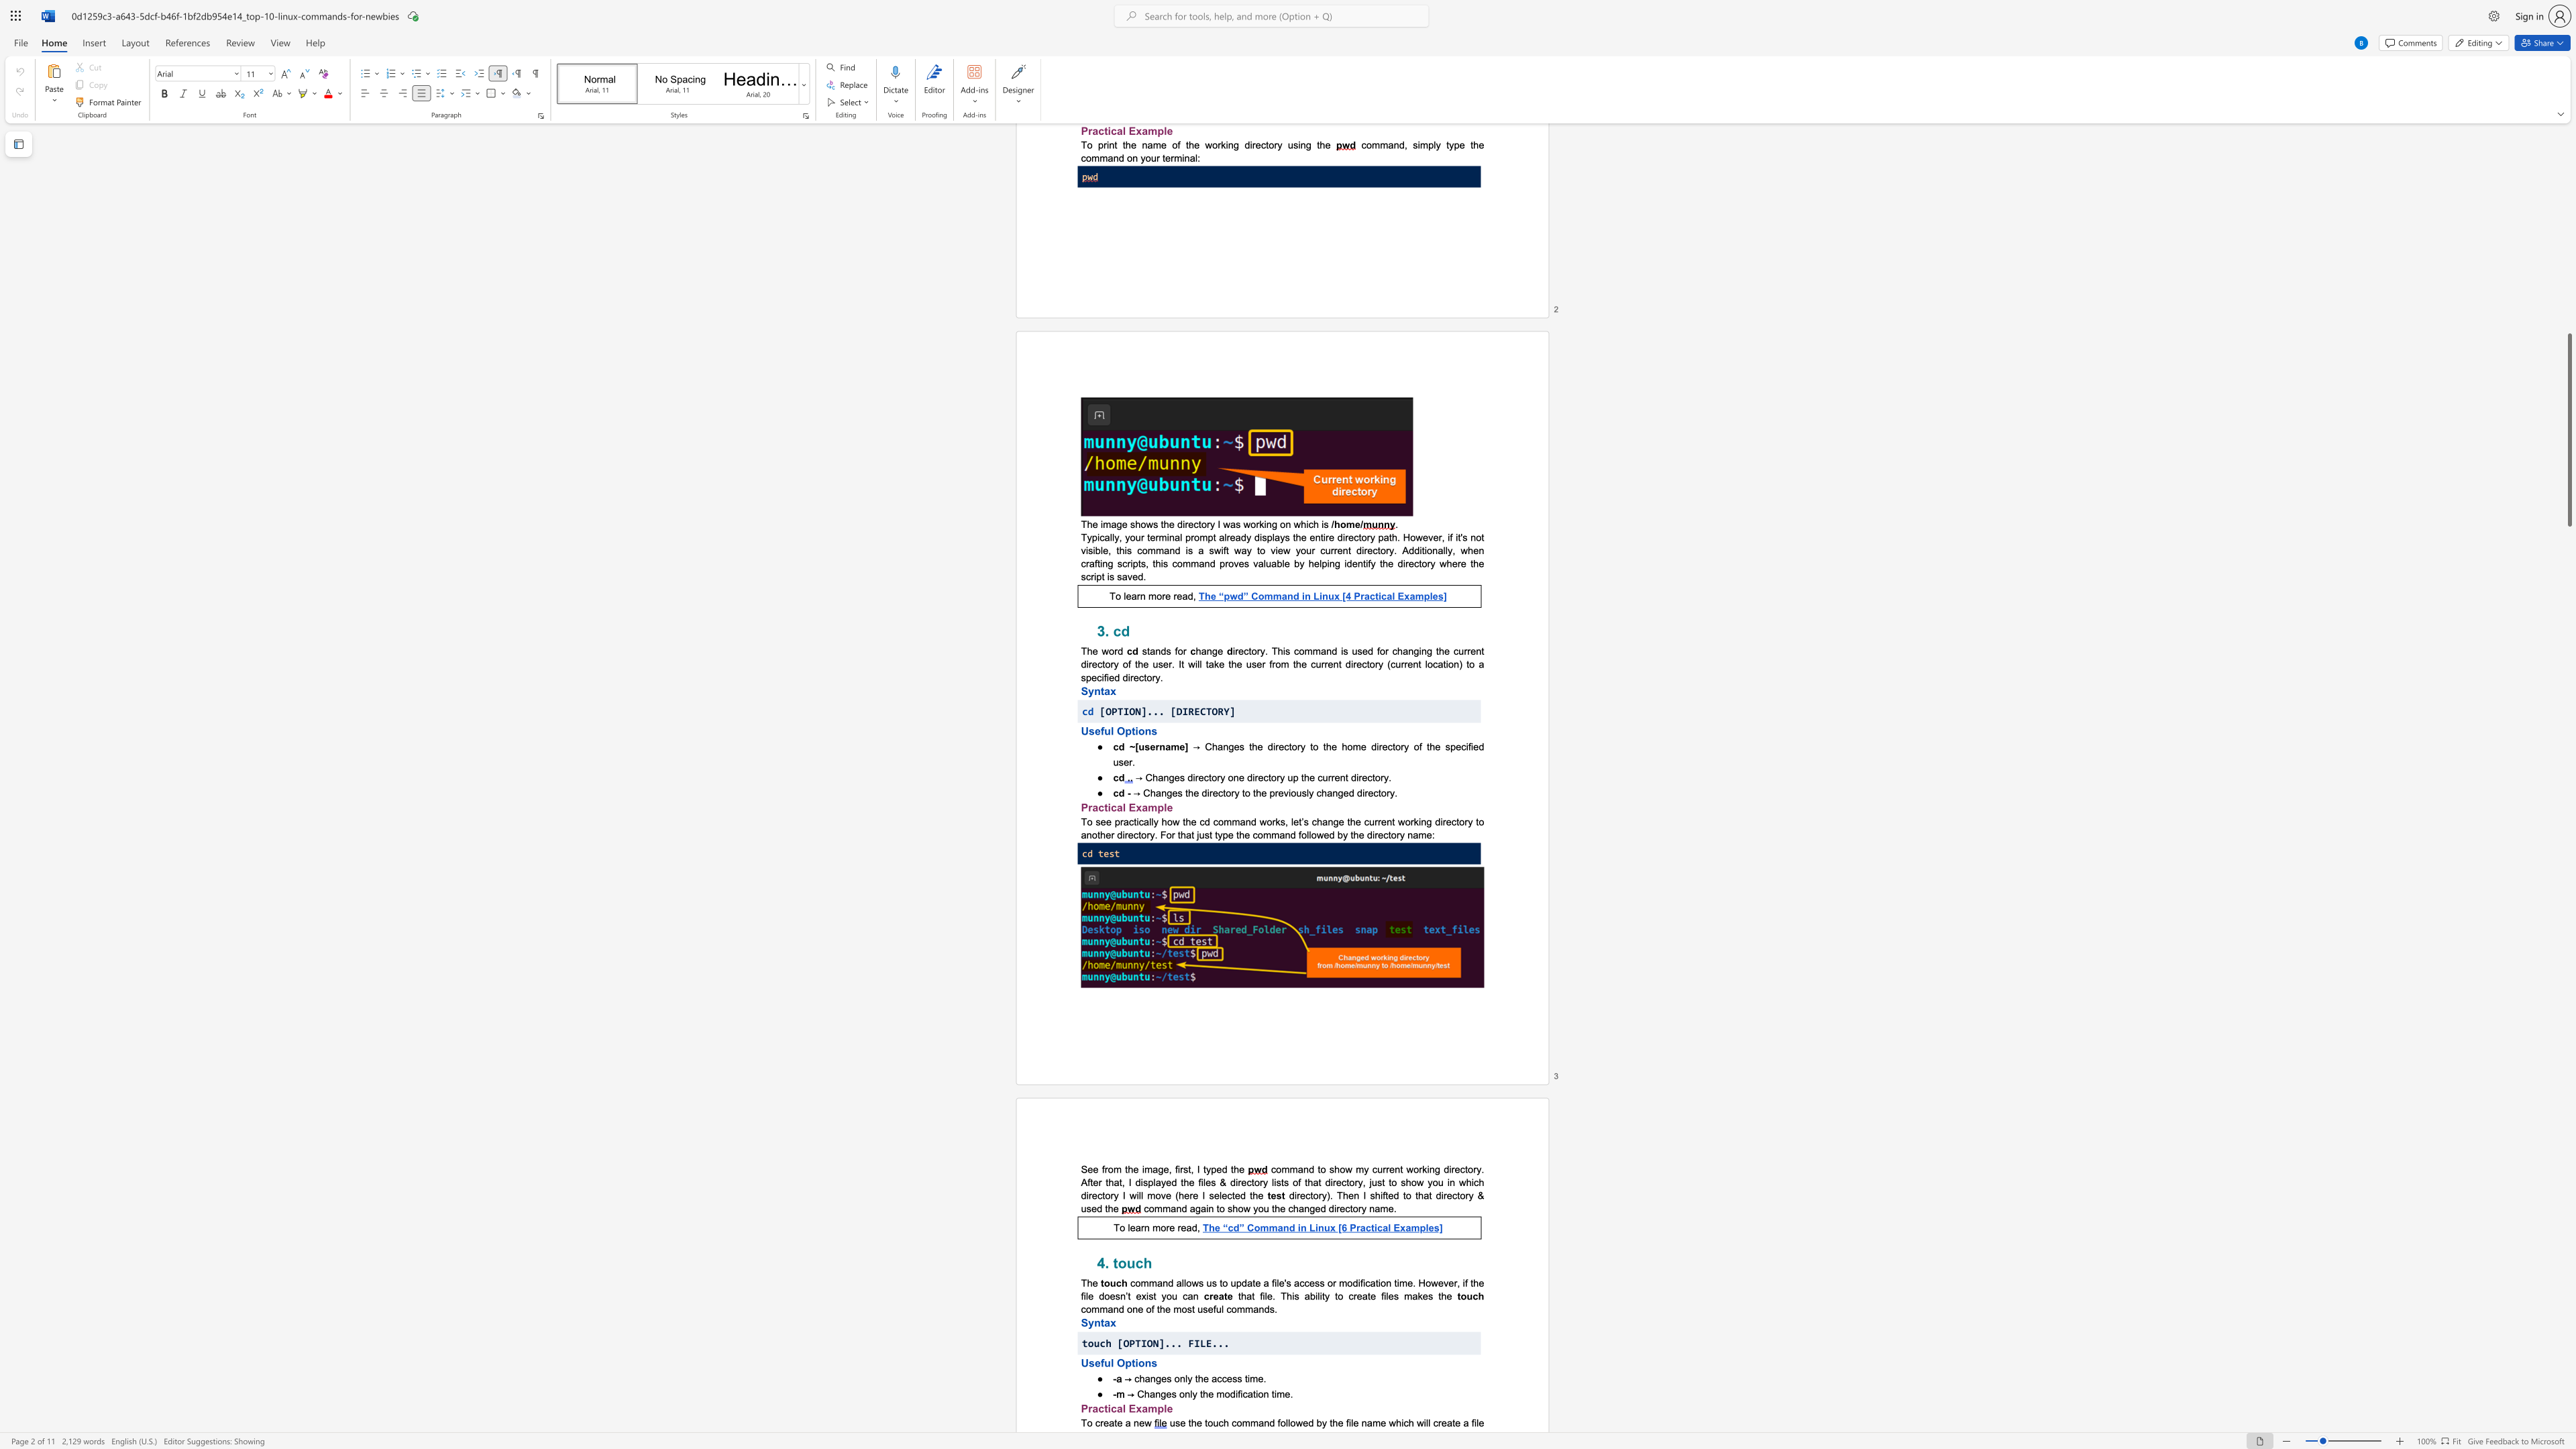 Image resolution: width=2576 pixels, height=1449 pixels. I want to click on the subset text "previ" within the text "→ Changes the directory to the previously changed directory.", so click(1268, 791).